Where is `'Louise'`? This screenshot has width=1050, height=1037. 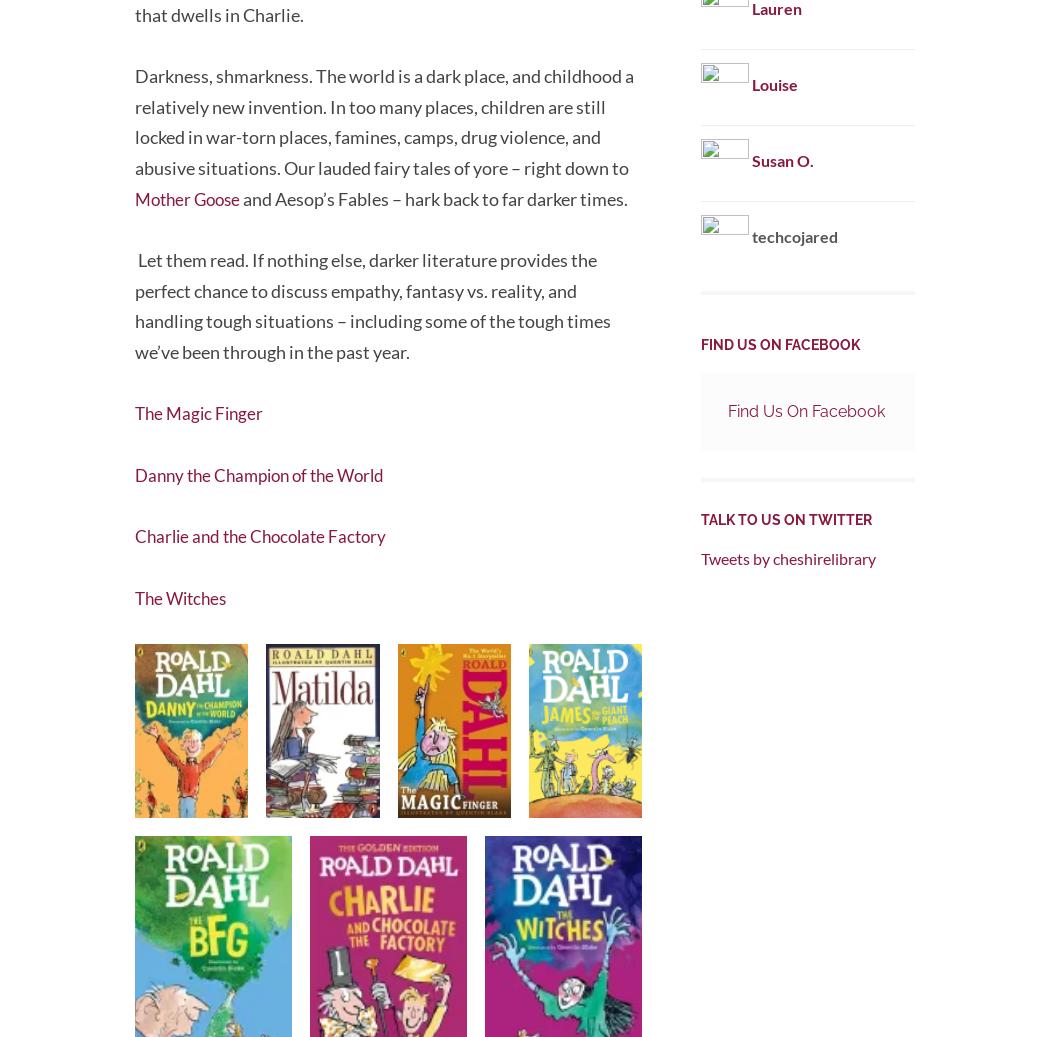 'Louise' is located at coordinates (773, 83).